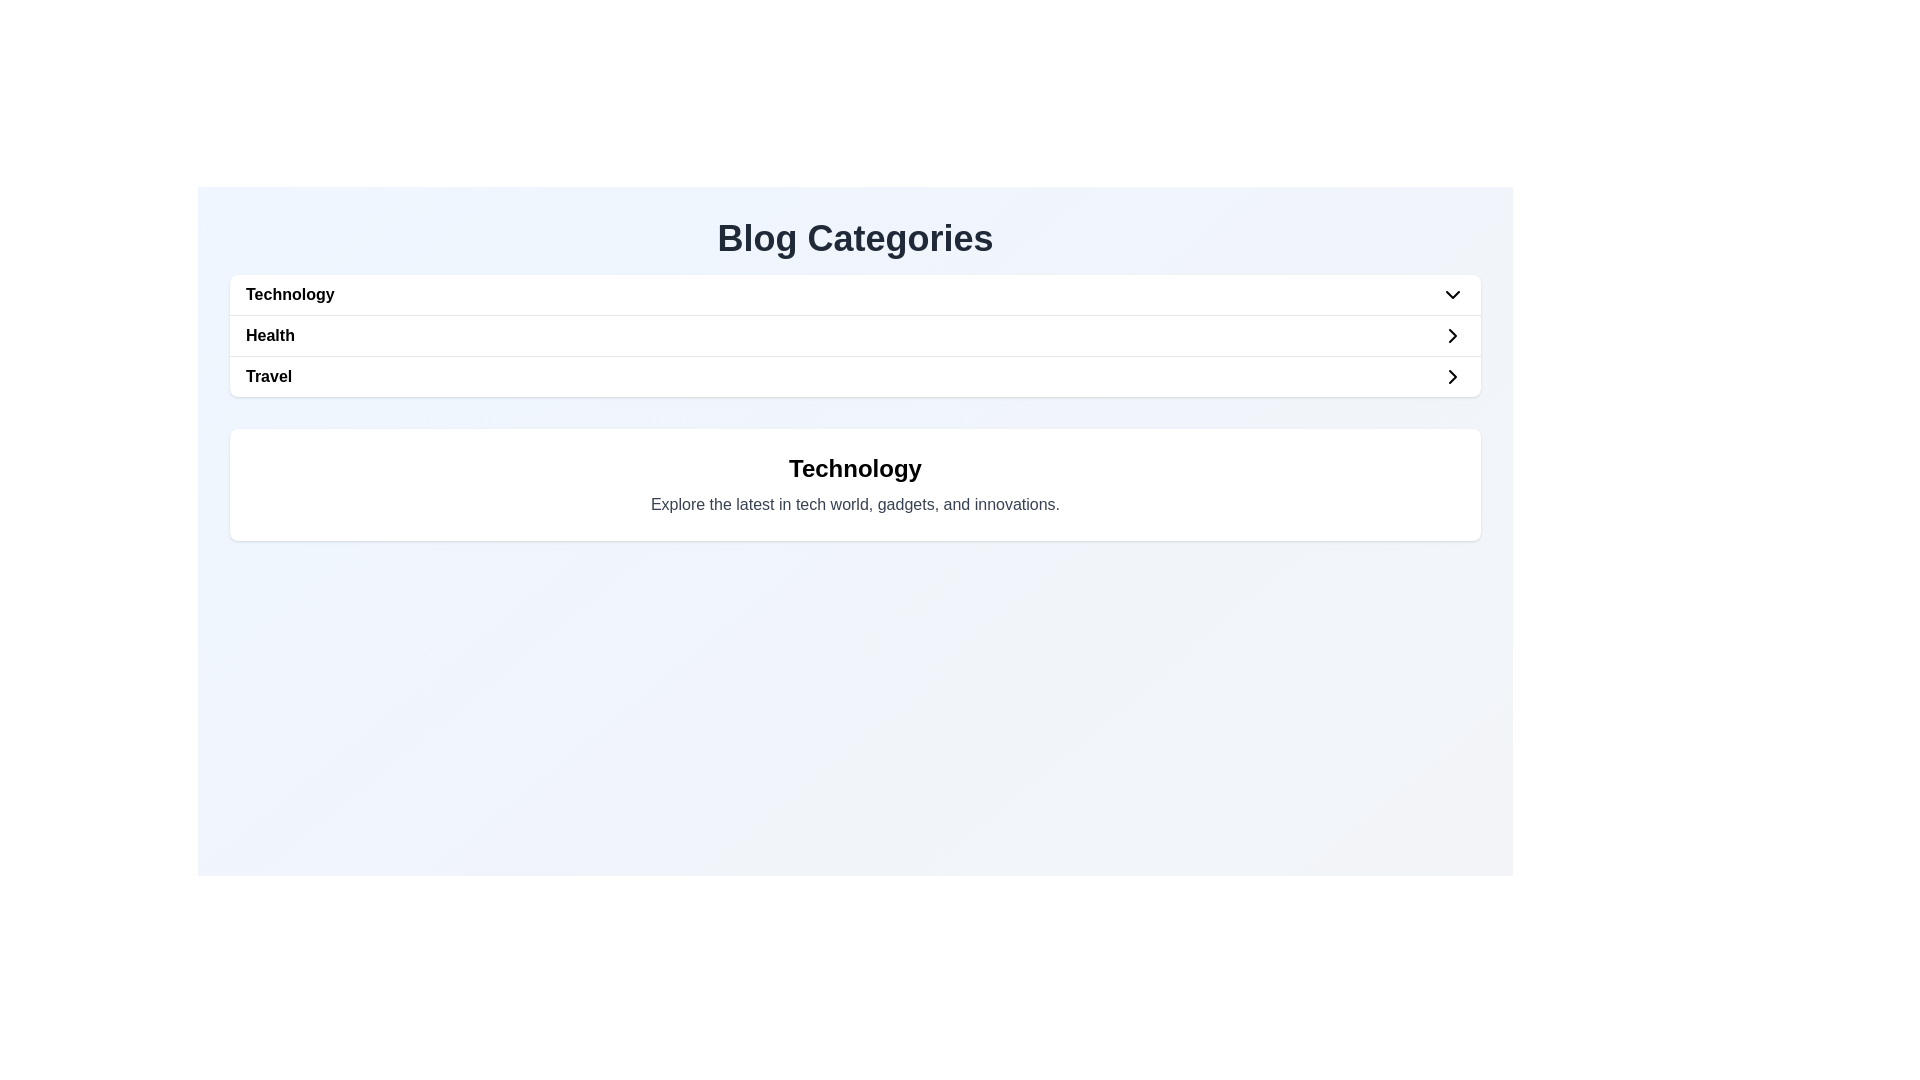  I want to click on the right-pointing chevron icon in the SVG element next to the 'Health' option, so click(1453, 334).